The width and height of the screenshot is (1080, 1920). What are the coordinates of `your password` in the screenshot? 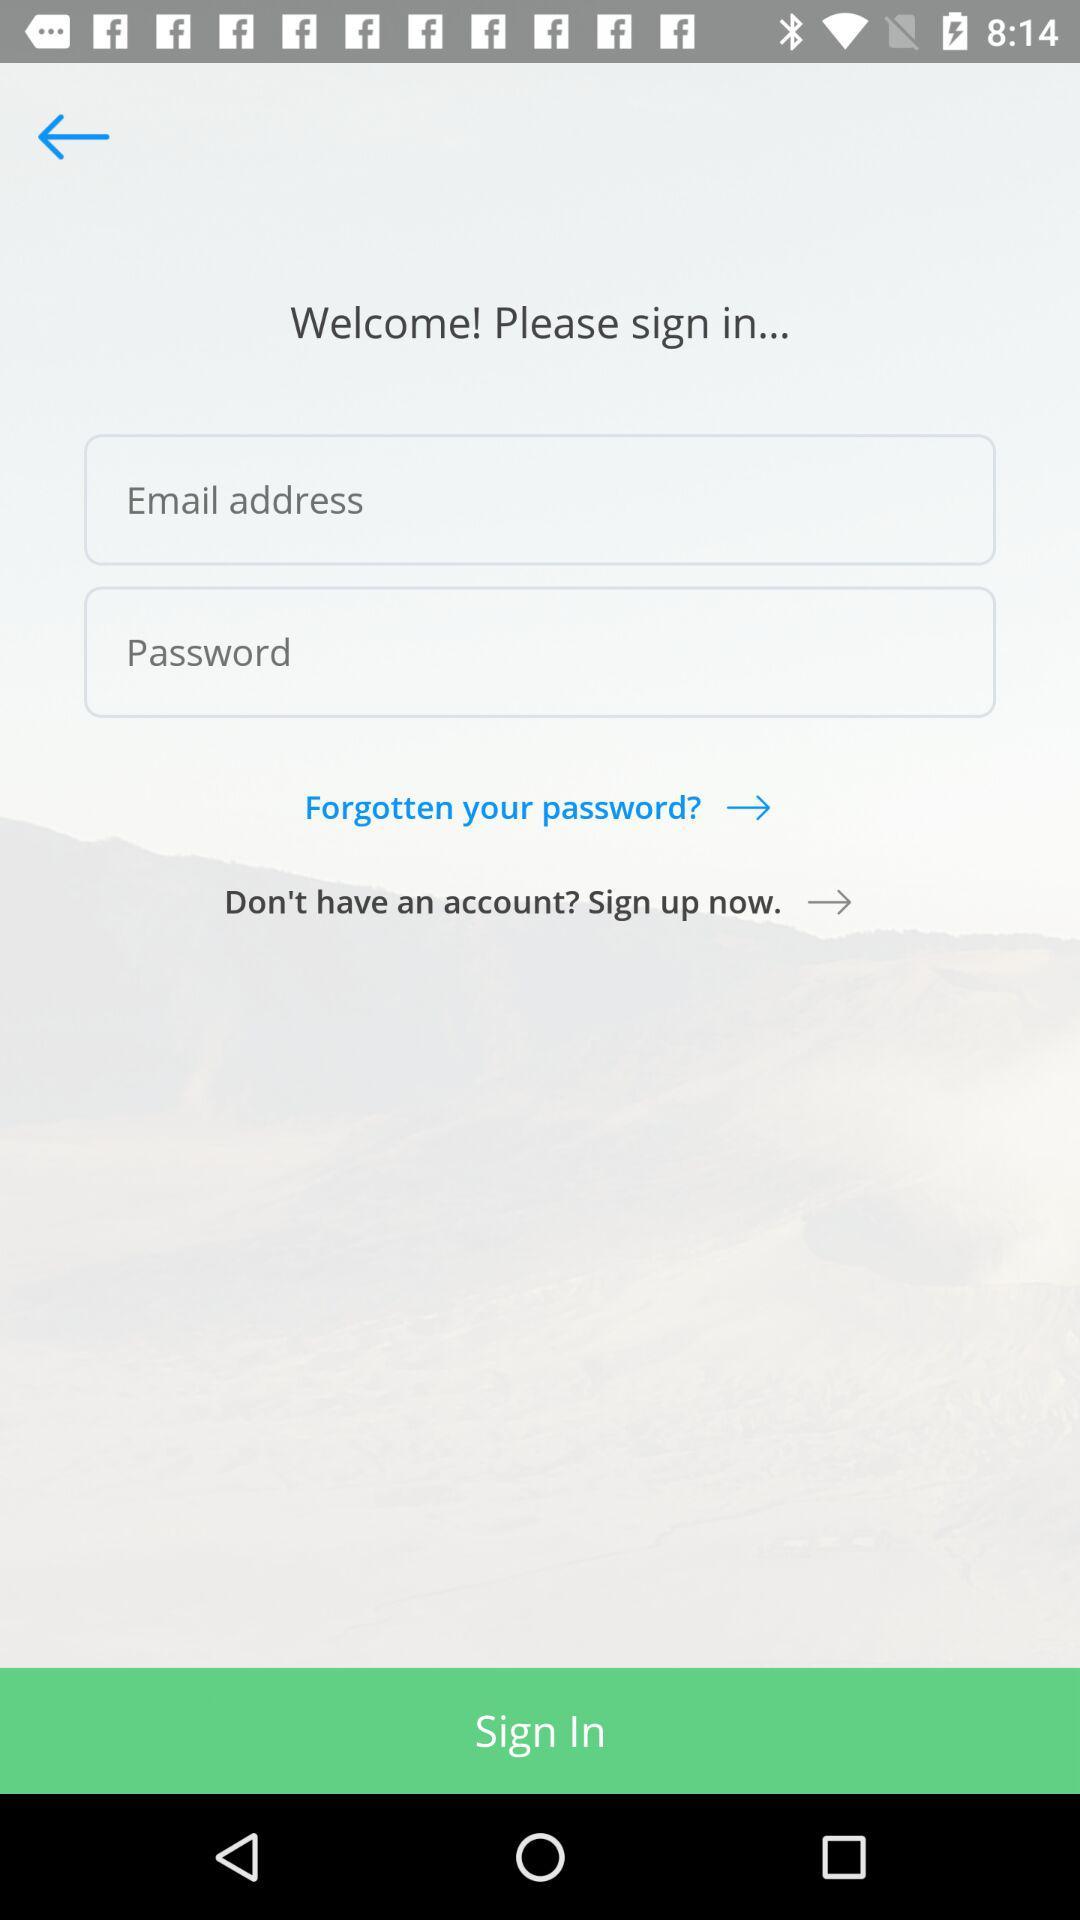 It's located at (540, 652).